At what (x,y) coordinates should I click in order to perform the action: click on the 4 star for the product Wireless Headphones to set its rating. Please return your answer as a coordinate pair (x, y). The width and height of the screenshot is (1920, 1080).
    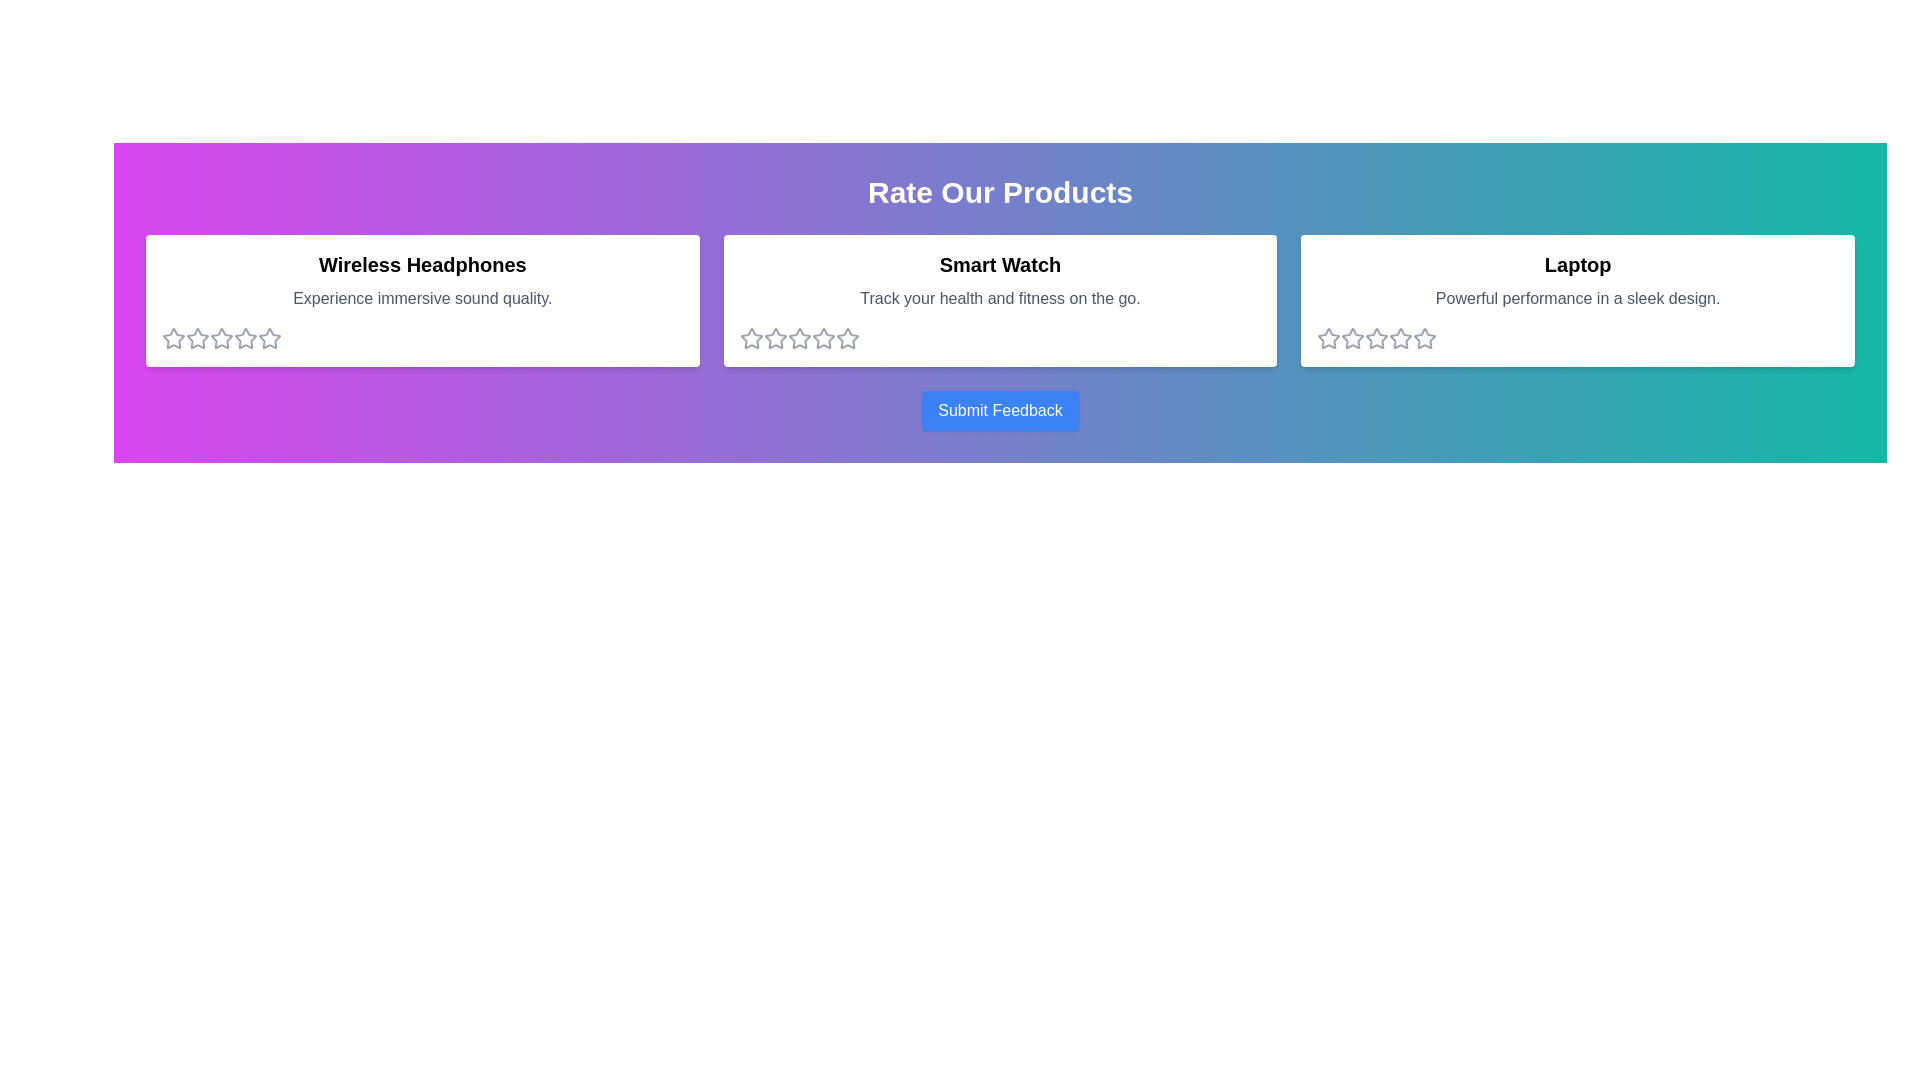
    Looking at the image, I should click on (244, 338).